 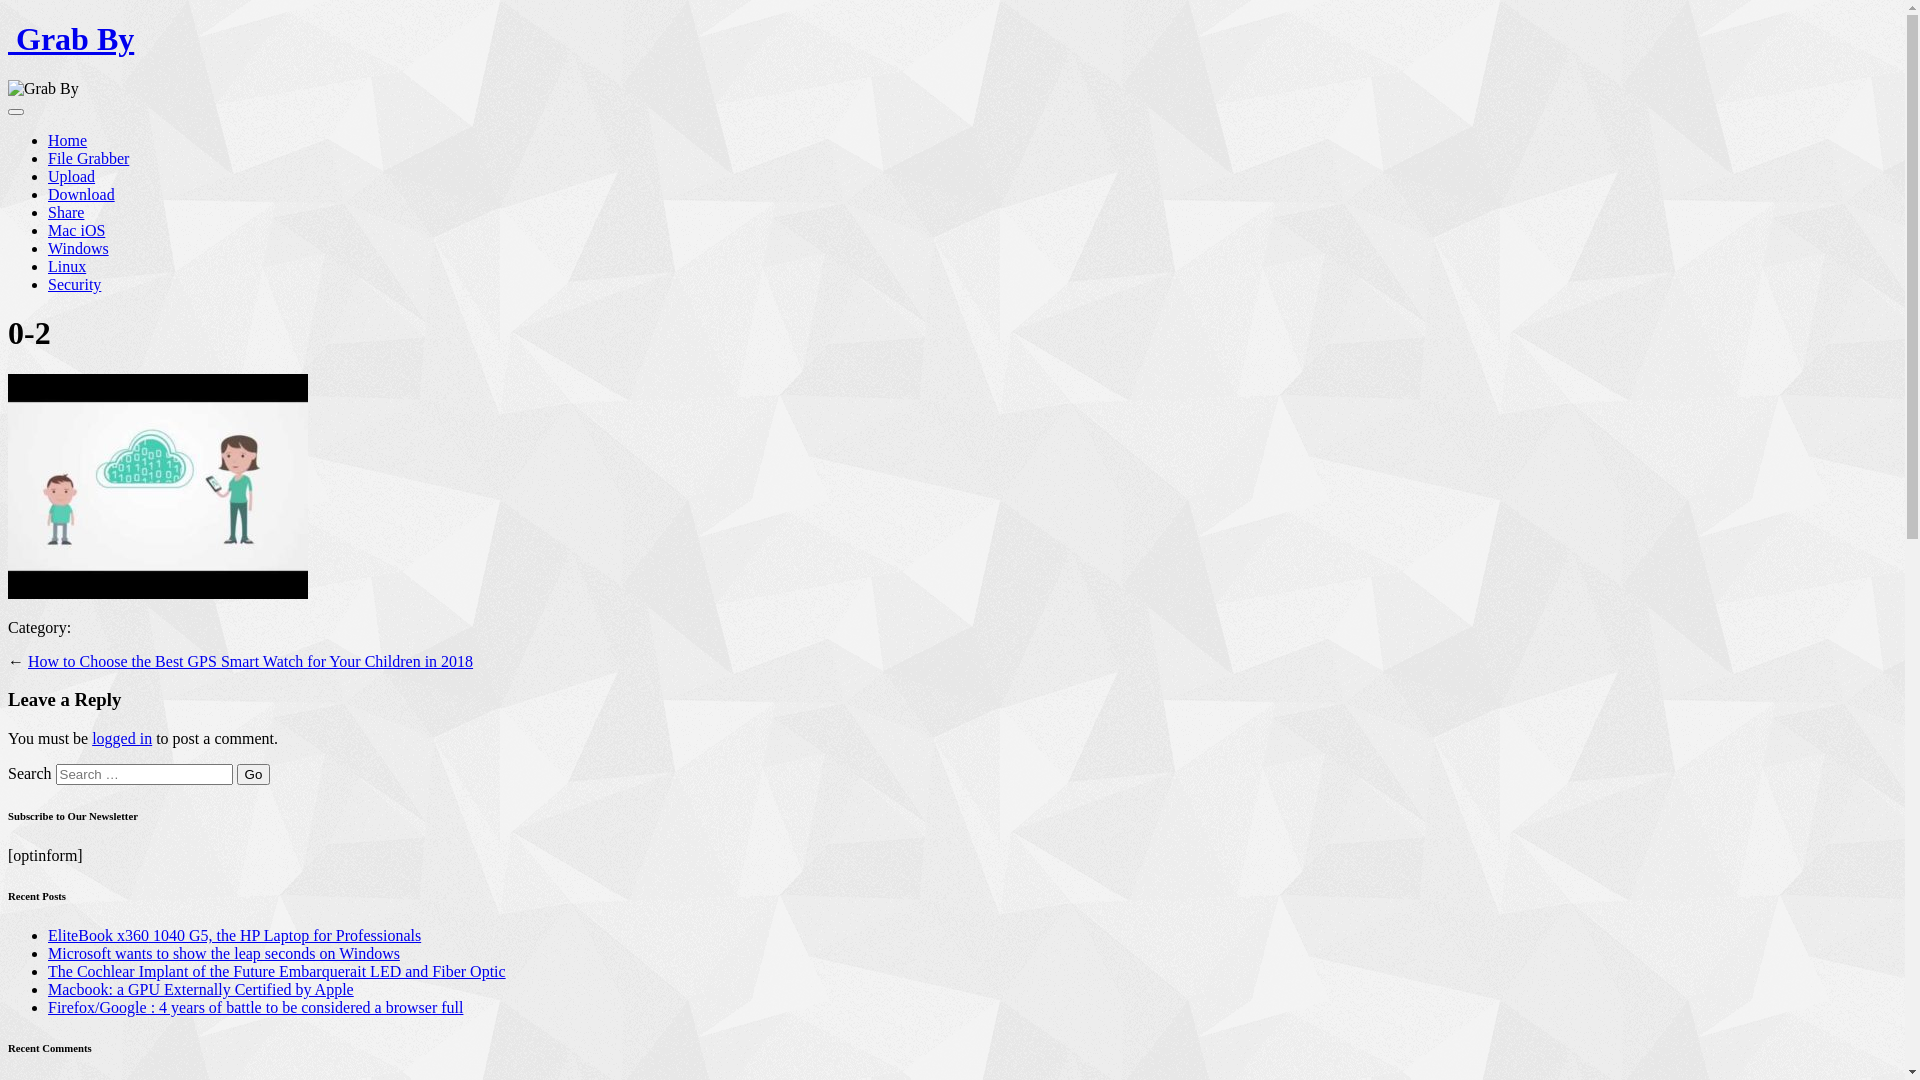 I want to click on 'Go', so click(x=236, y=773).